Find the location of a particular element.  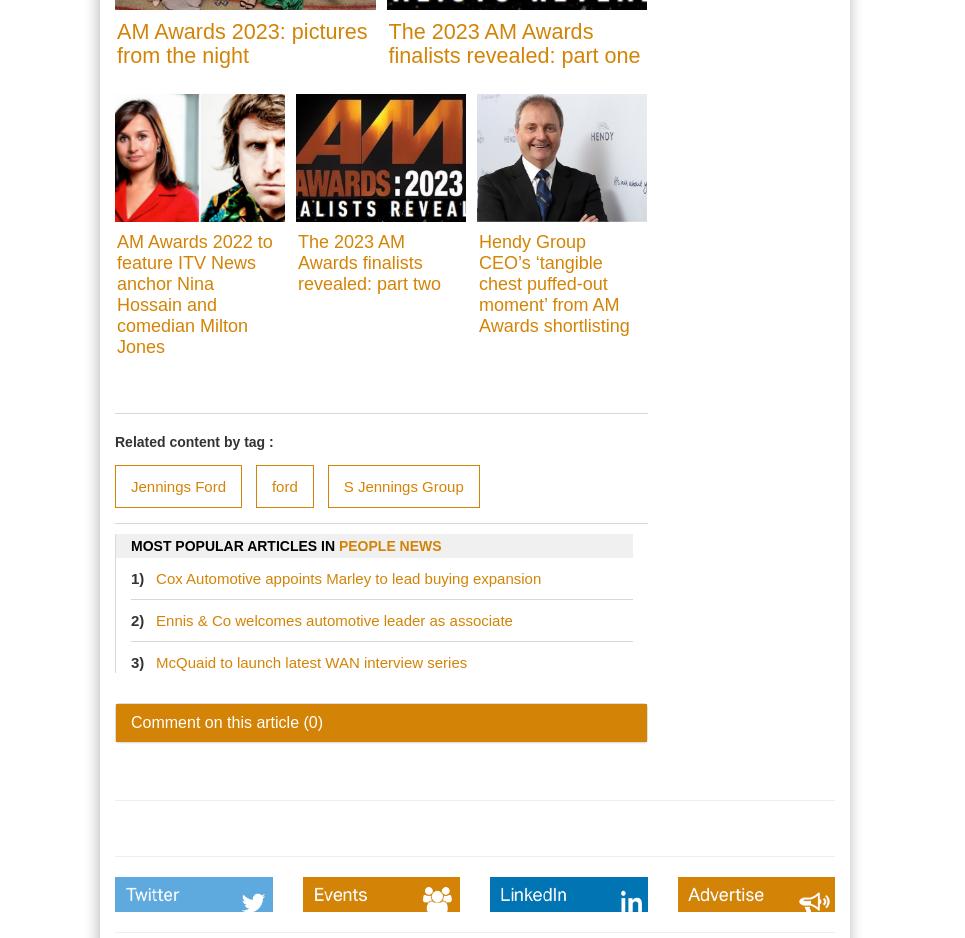

'The 2023 AM Awards finalists revealed: part one' is located at coordinates (513, 42).